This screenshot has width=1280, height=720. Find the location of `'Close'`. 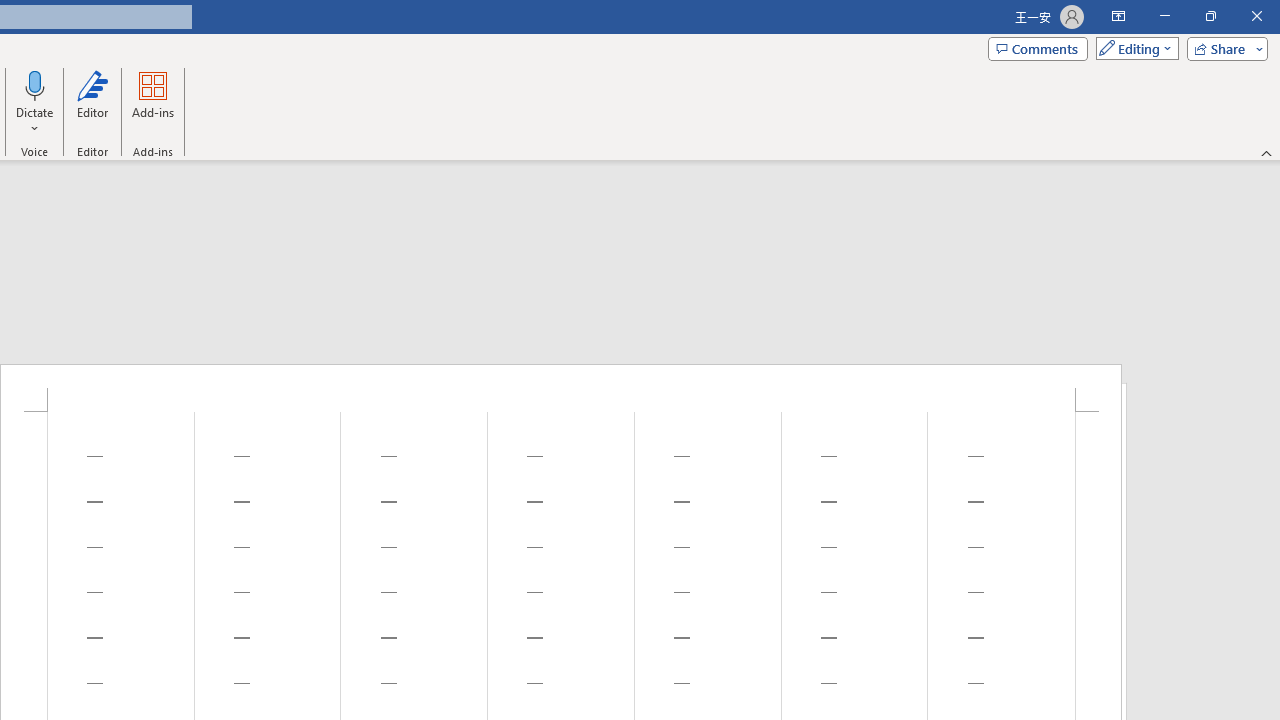

'Close' is located at coordinates (1255, 16).